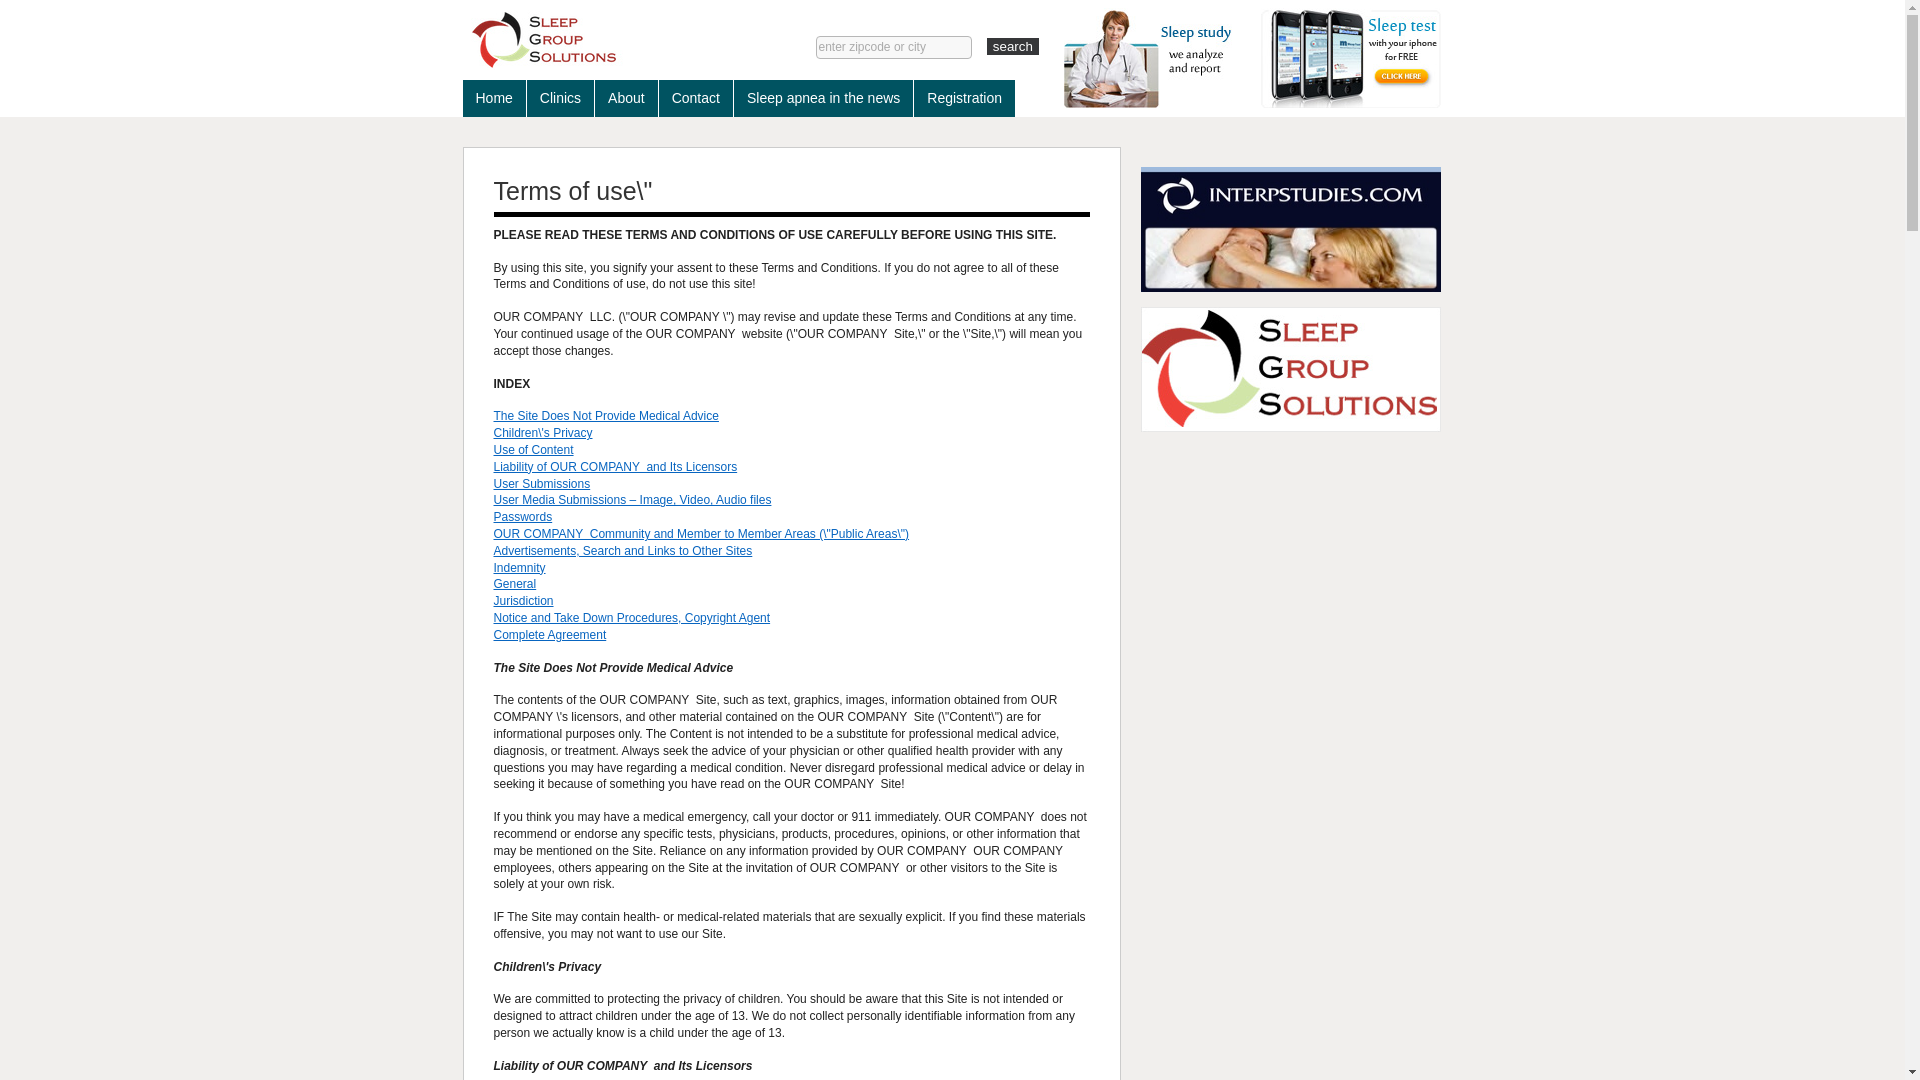 The width and height of the screenshot is (1920, 1080). I want to click on 'Registration', so click(964, 98).